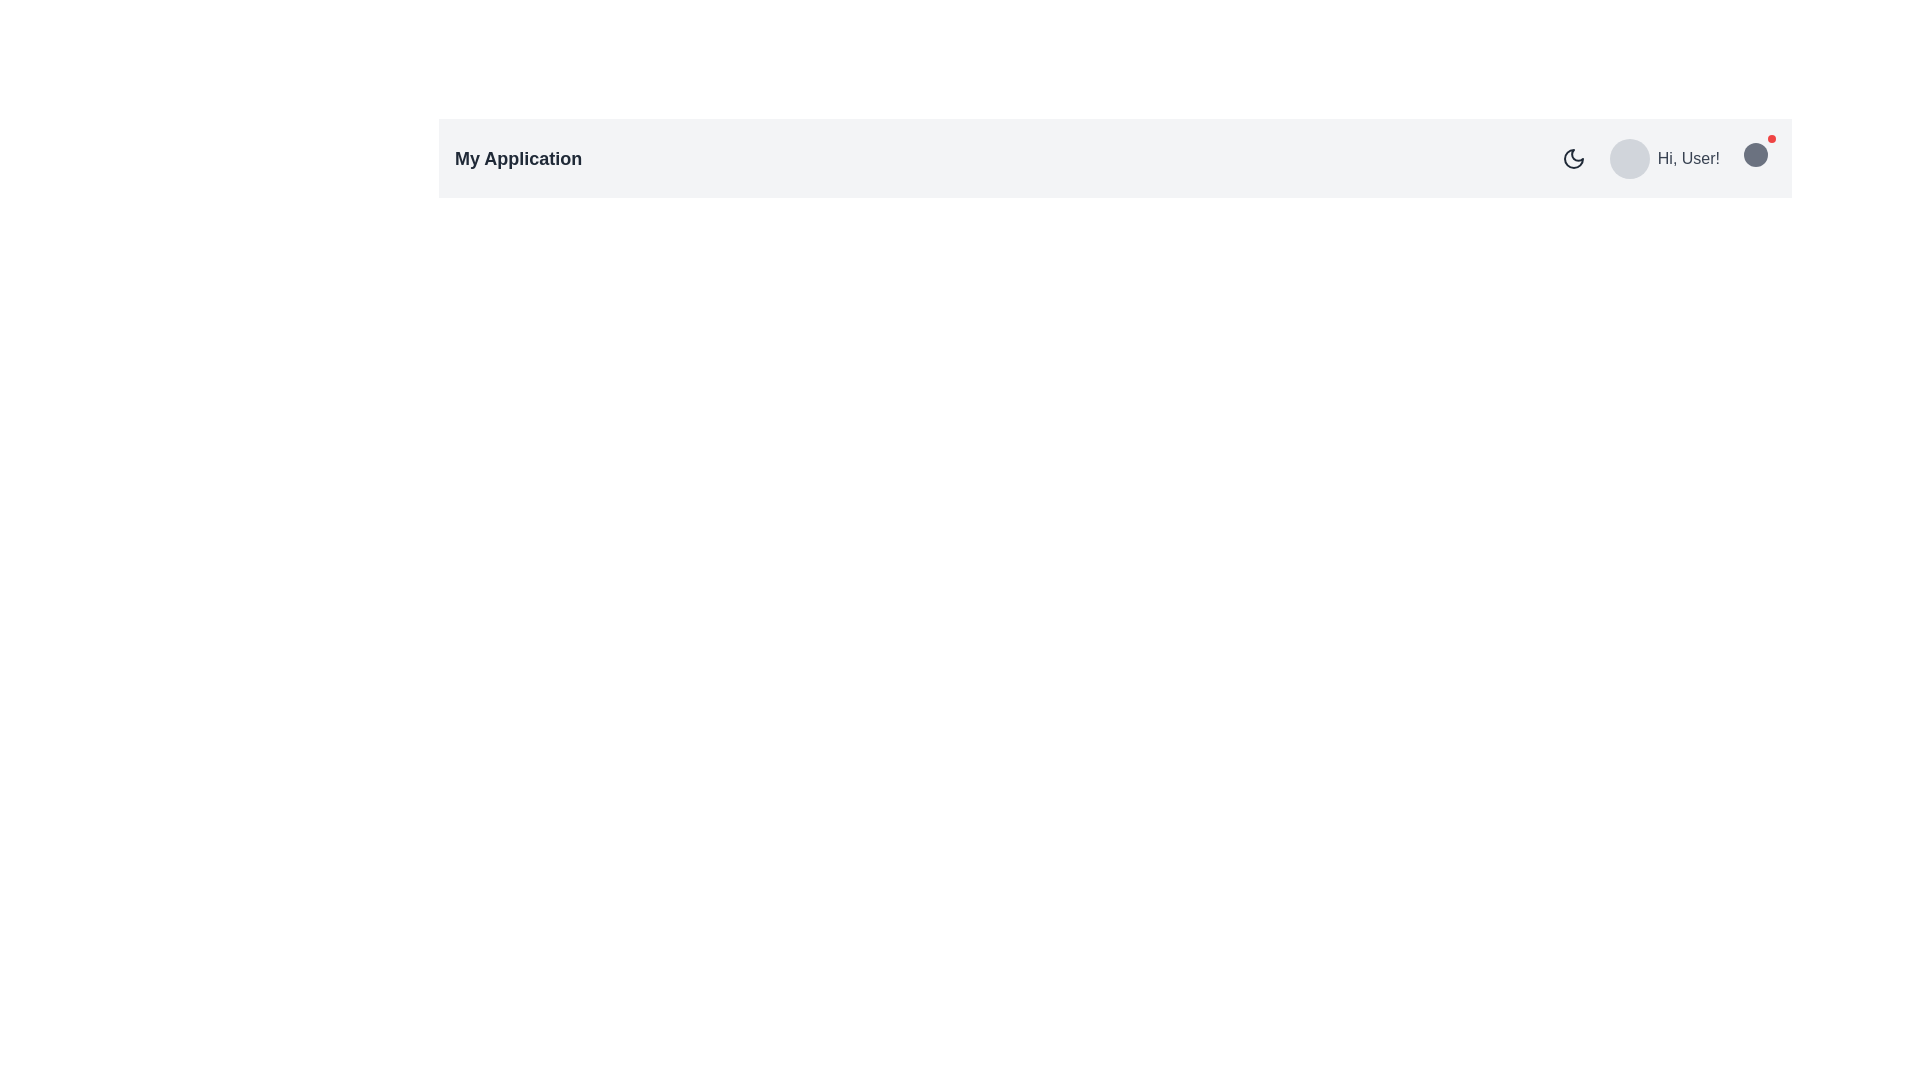  Describe the element at coordinates (518, 157) in the screenshot. I see `the text element displaying 'My Application' in bold sans-serif font, located in the upper-left corner of the header section` at that location.